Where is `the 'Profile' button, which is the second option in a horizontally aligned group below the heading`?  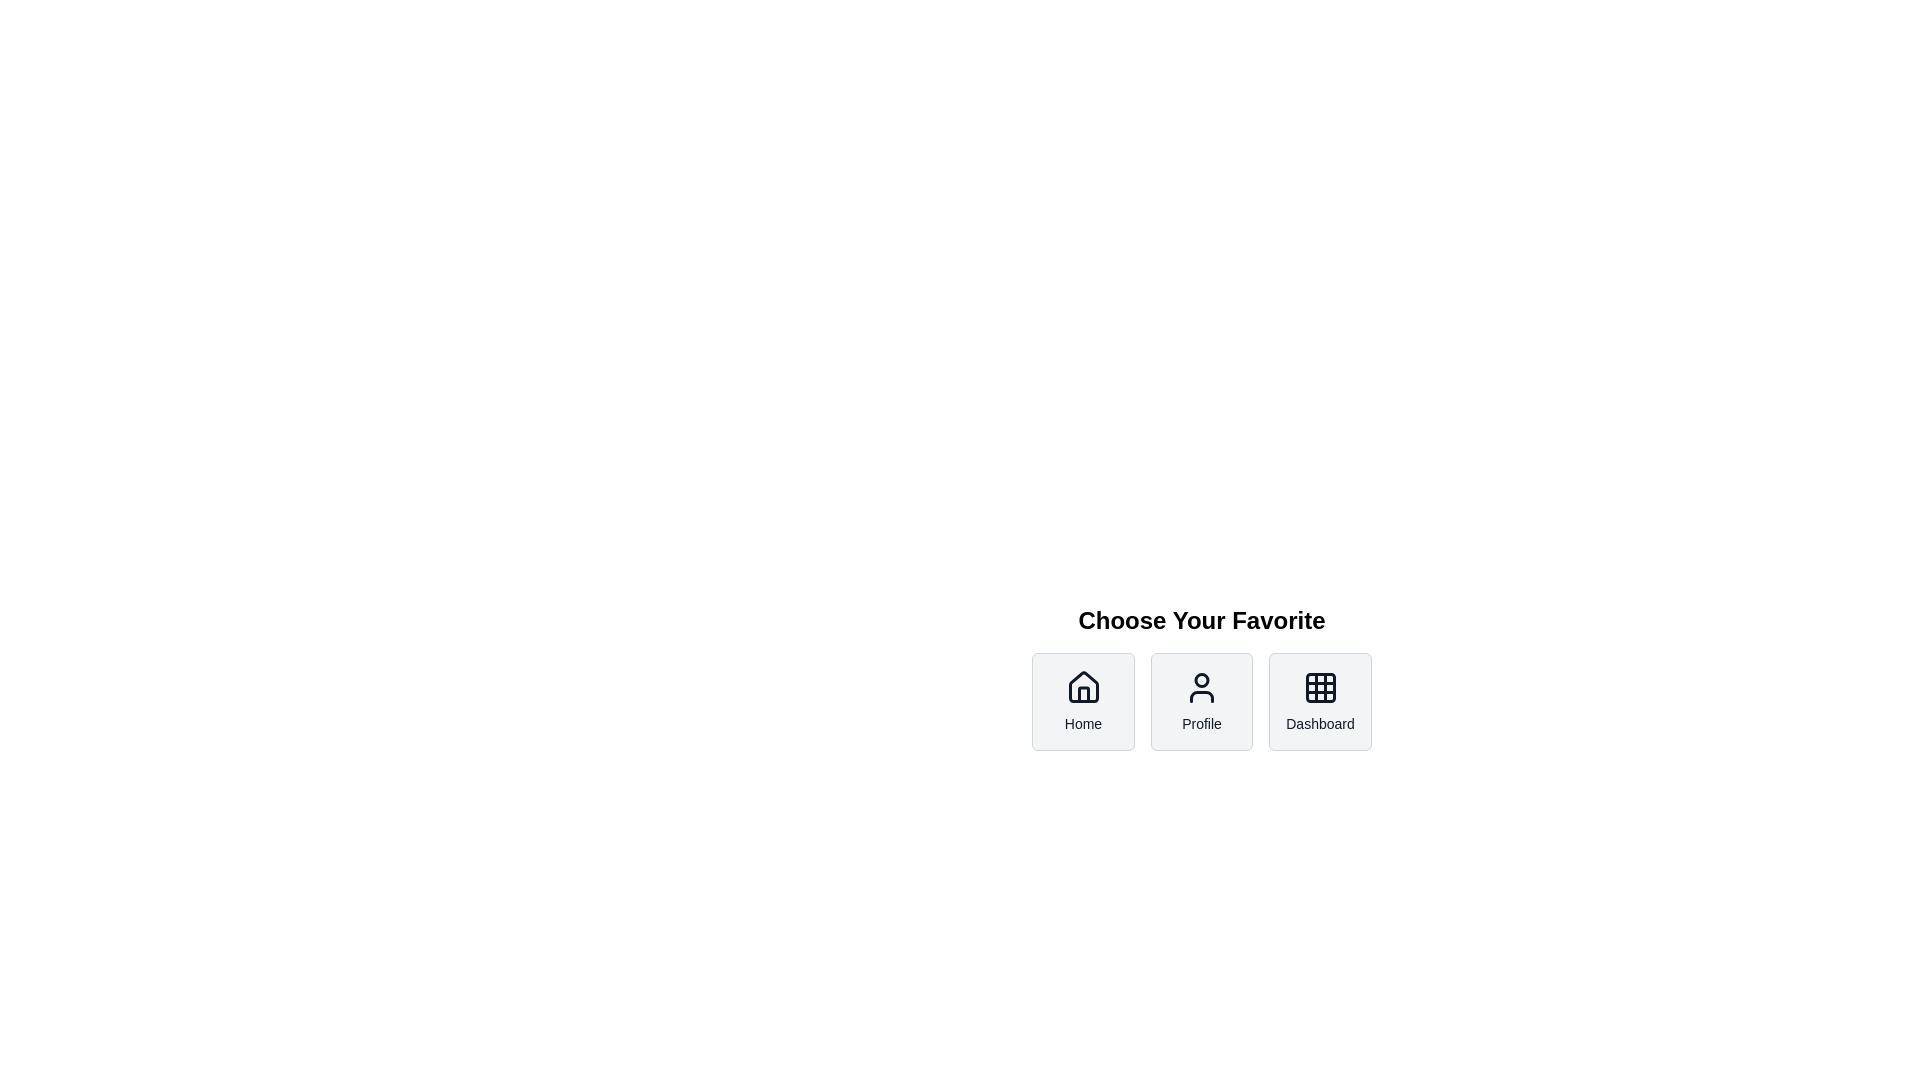
the 'Profile' button, which is the second option in a horizontally aligned group below the heading is located at coordinates (1200, 722).